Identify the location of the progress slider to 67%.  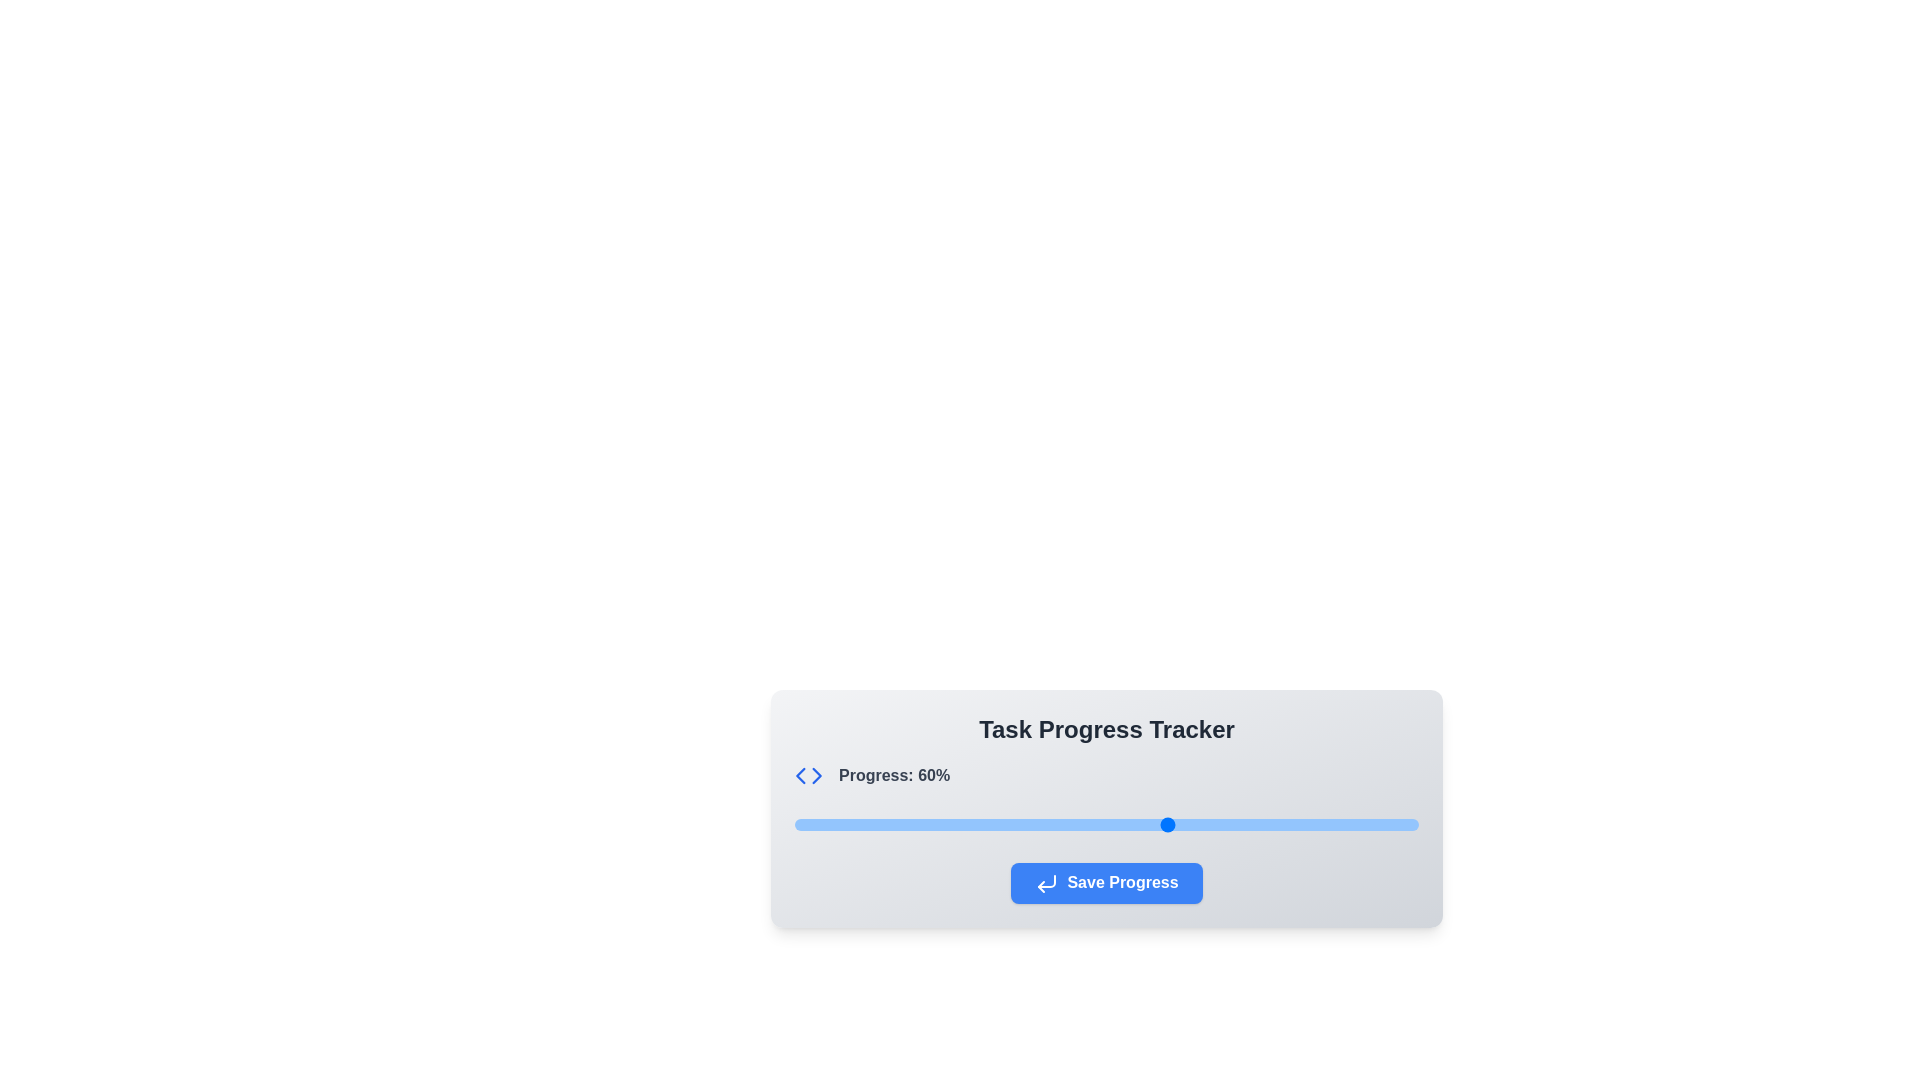
(1212, 825).